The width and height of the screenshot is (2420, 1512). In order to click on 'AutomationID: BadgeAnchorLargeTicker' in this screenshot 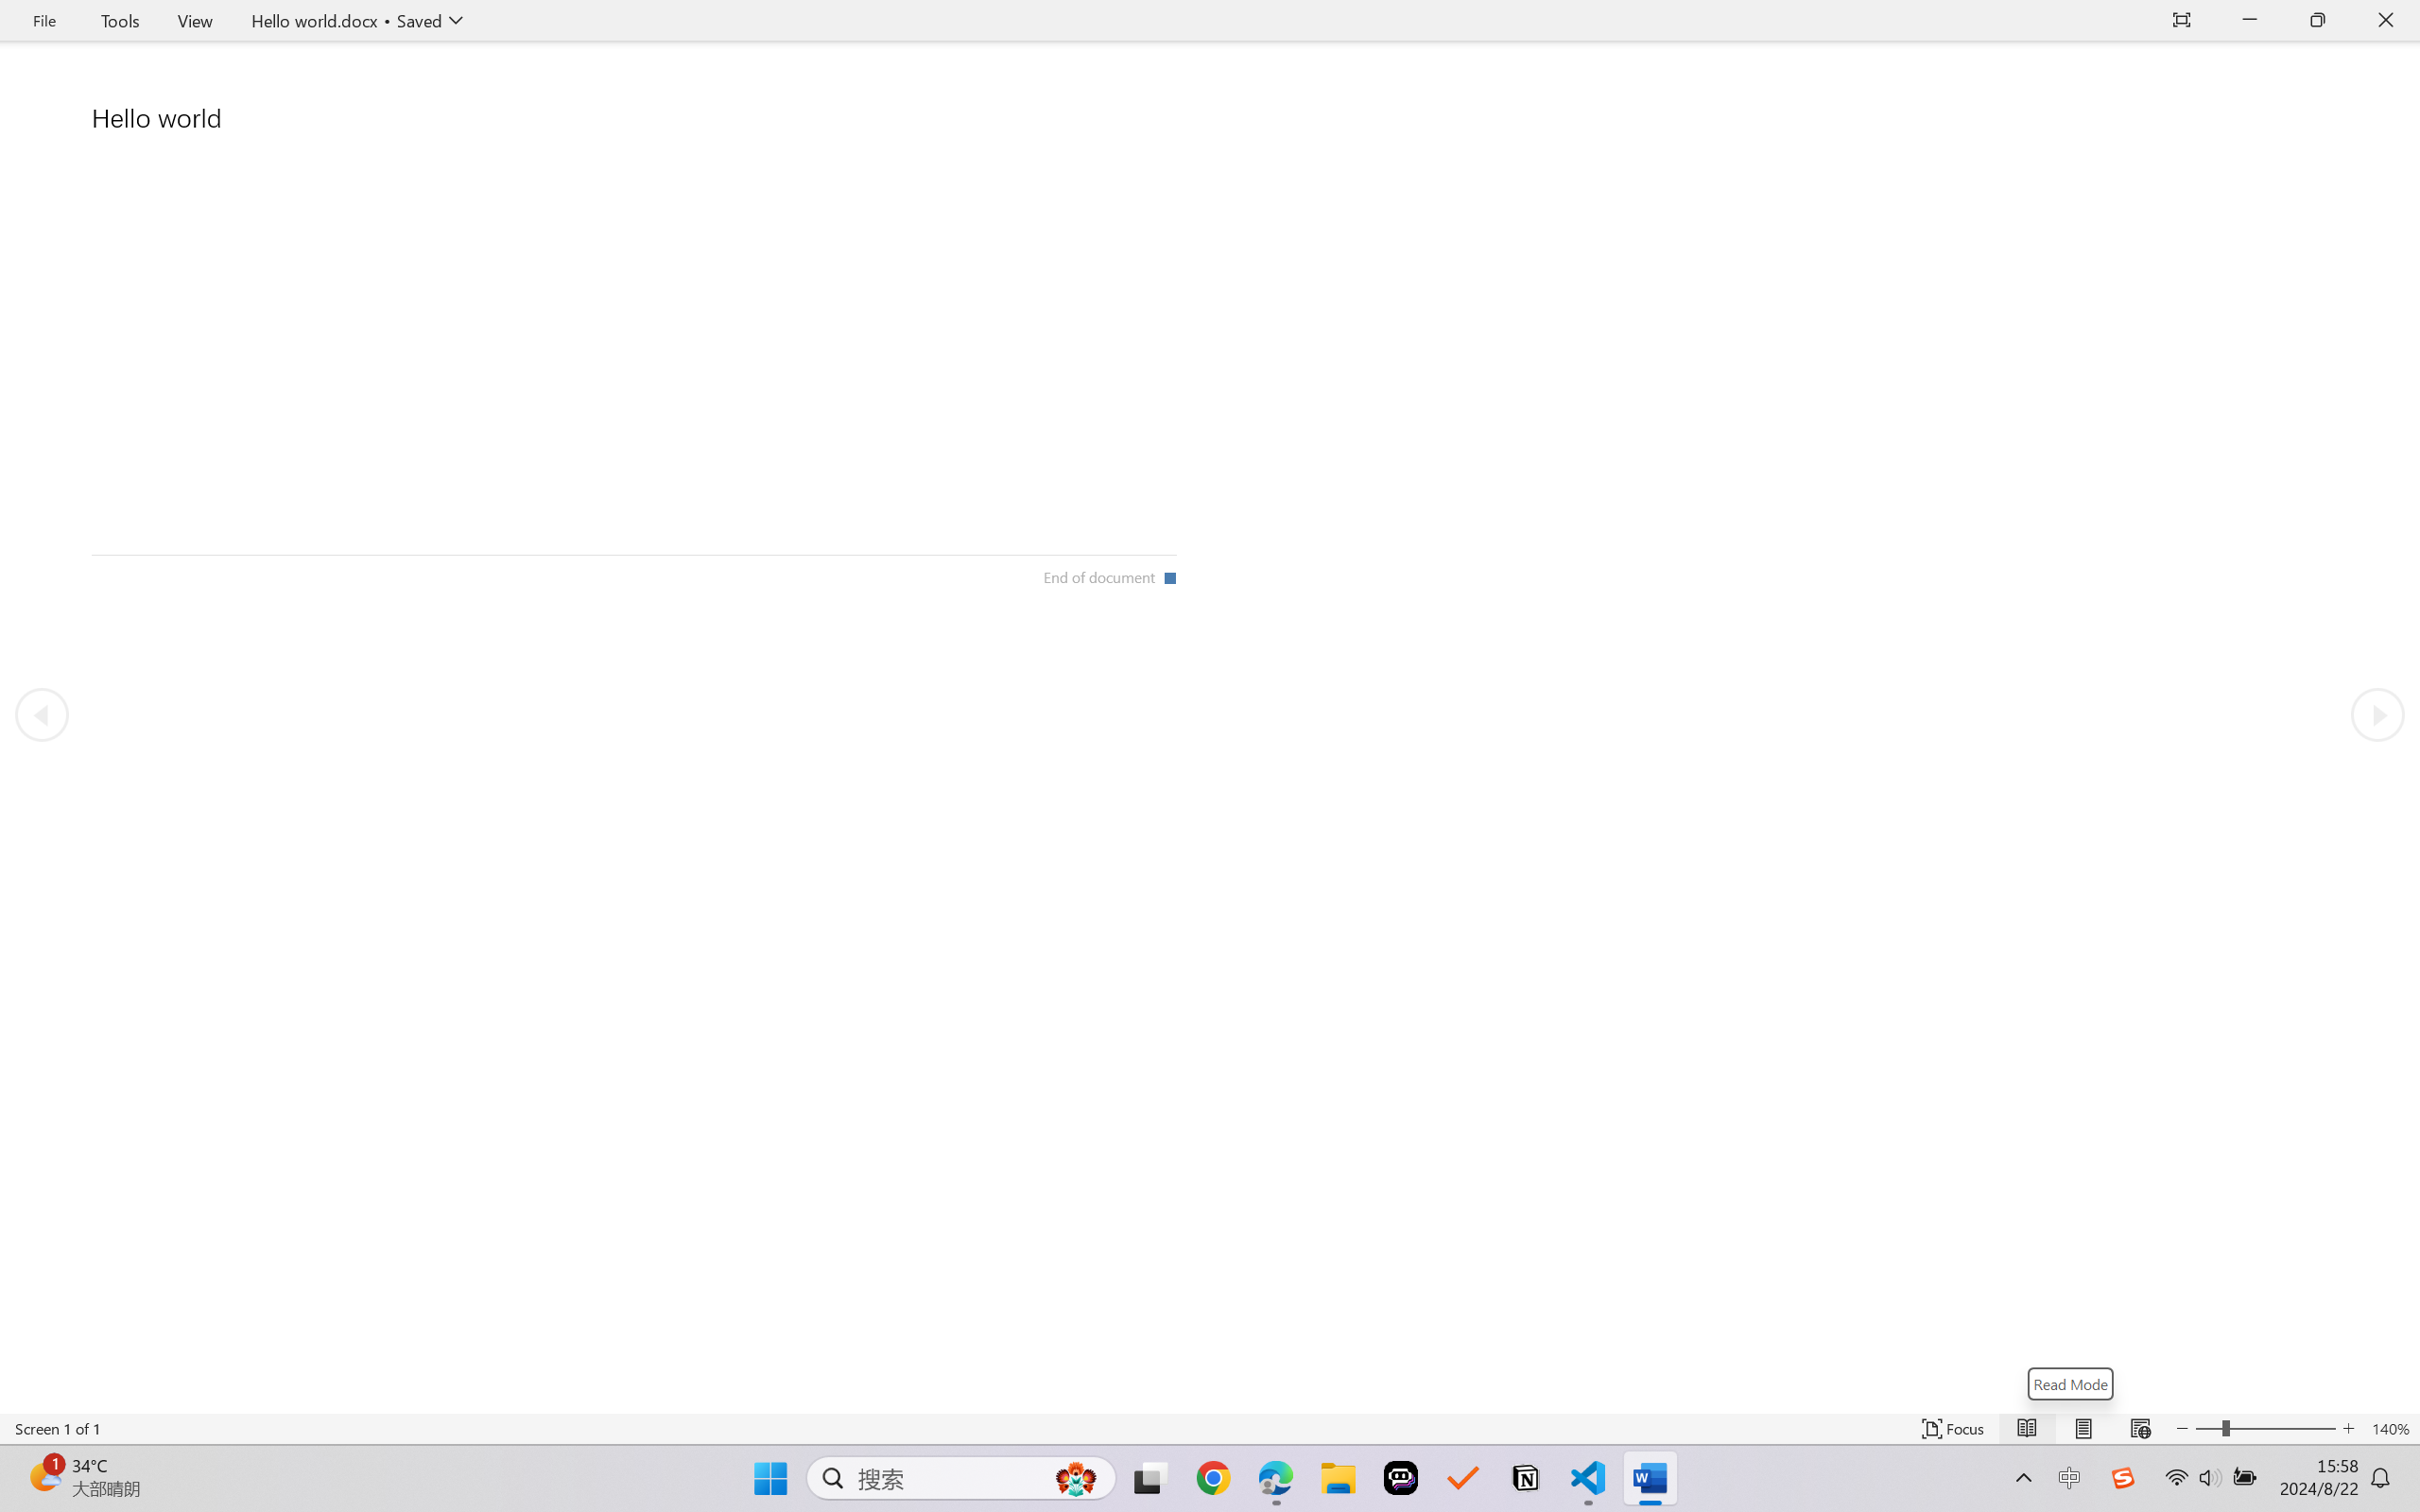, I will do `click(43, 1476)`.